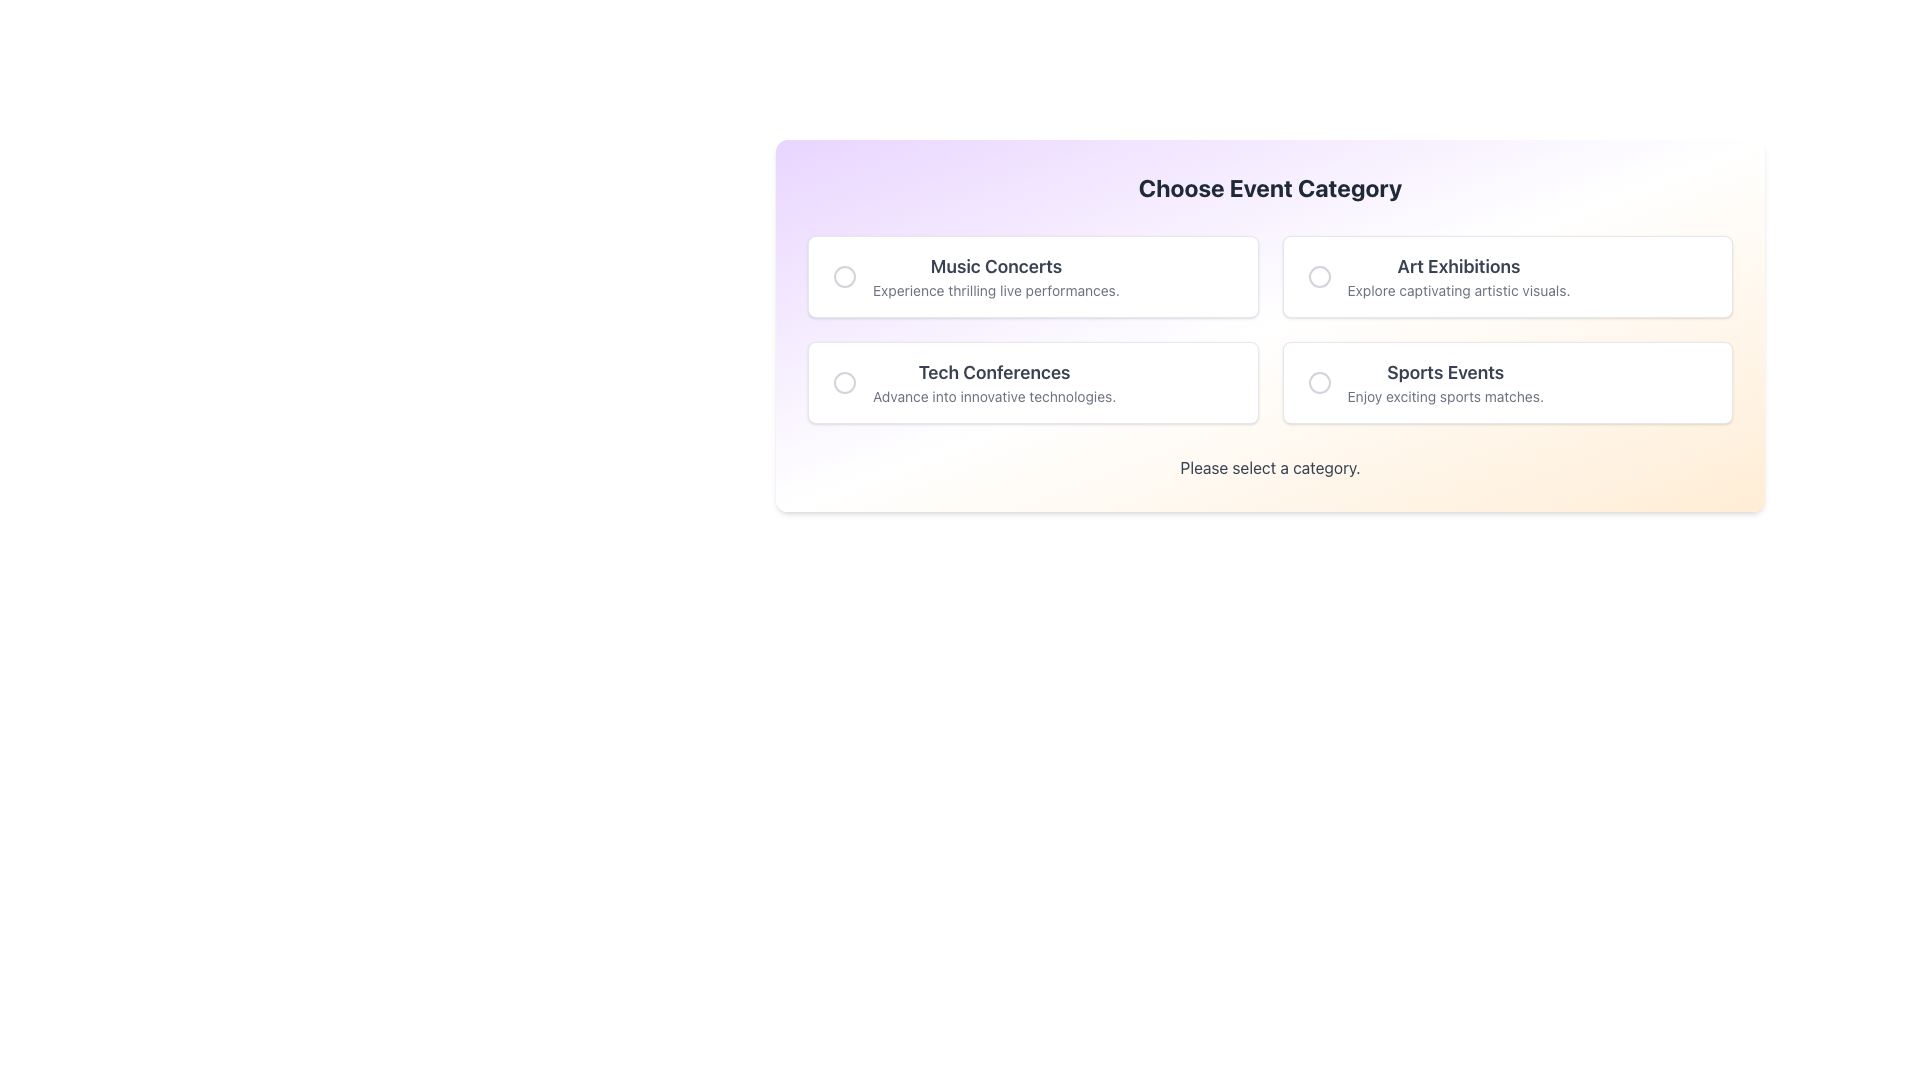 The image size is (1920, 1080). I want to click on the radio button indicator for the 'Sports Events' category located in the bottom-right of the four-category layout, so click(1319, 382).